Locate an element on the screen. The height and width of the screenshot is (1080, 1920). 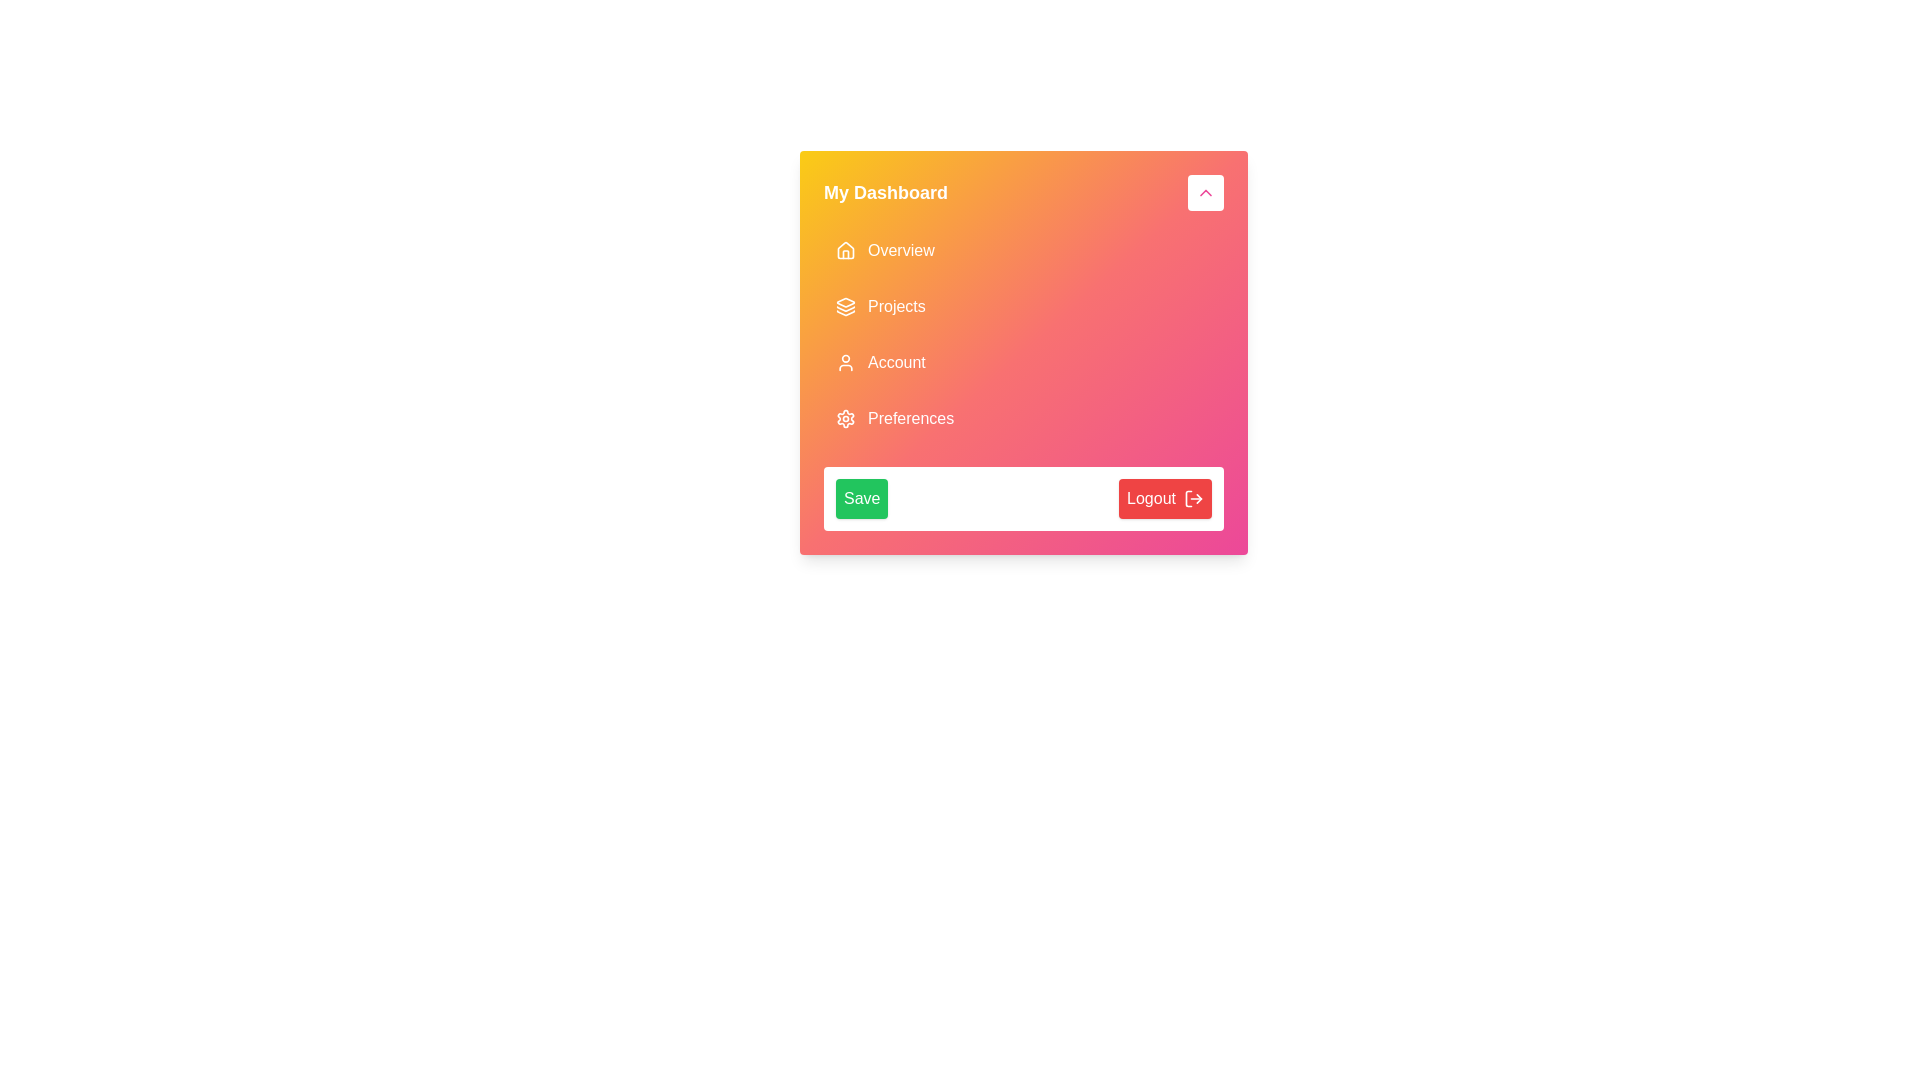
the 'Overview' icon located under 'My Dashboard' is located at coordinates (845, 249).